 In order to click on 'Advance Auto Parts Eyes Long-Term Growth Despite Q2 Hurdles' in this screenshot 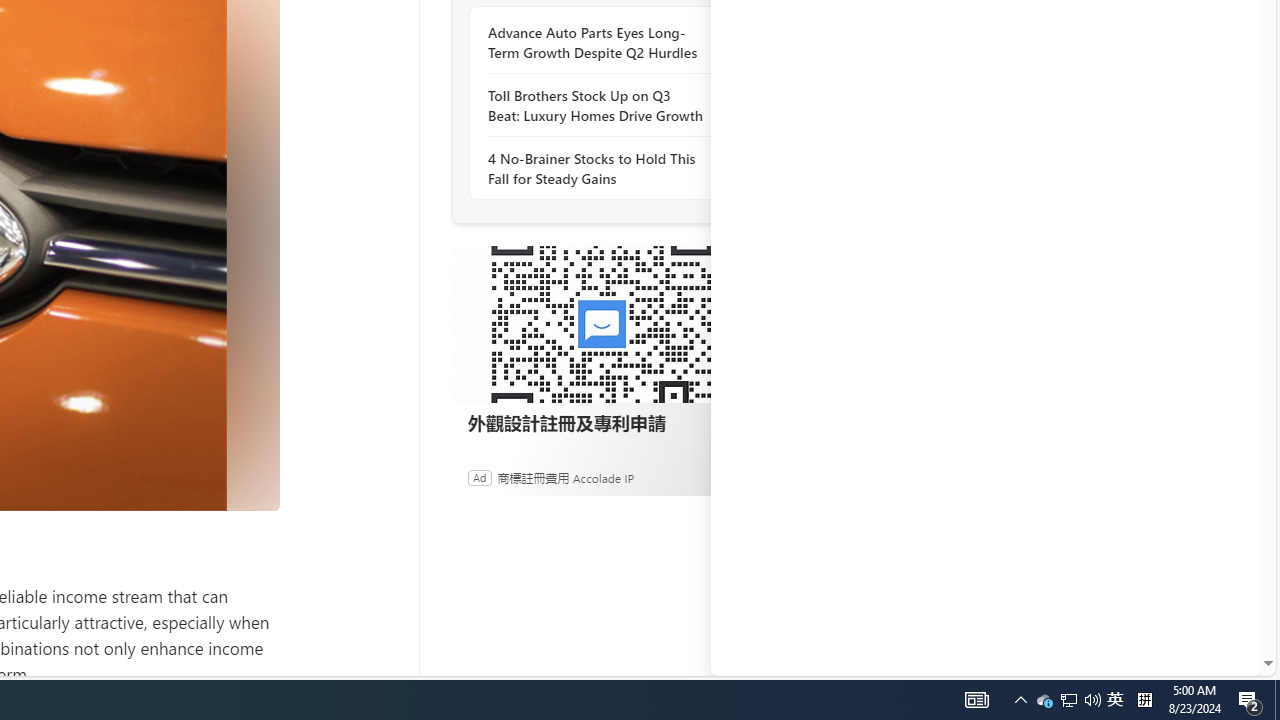, I will do `click(595, 43)`.